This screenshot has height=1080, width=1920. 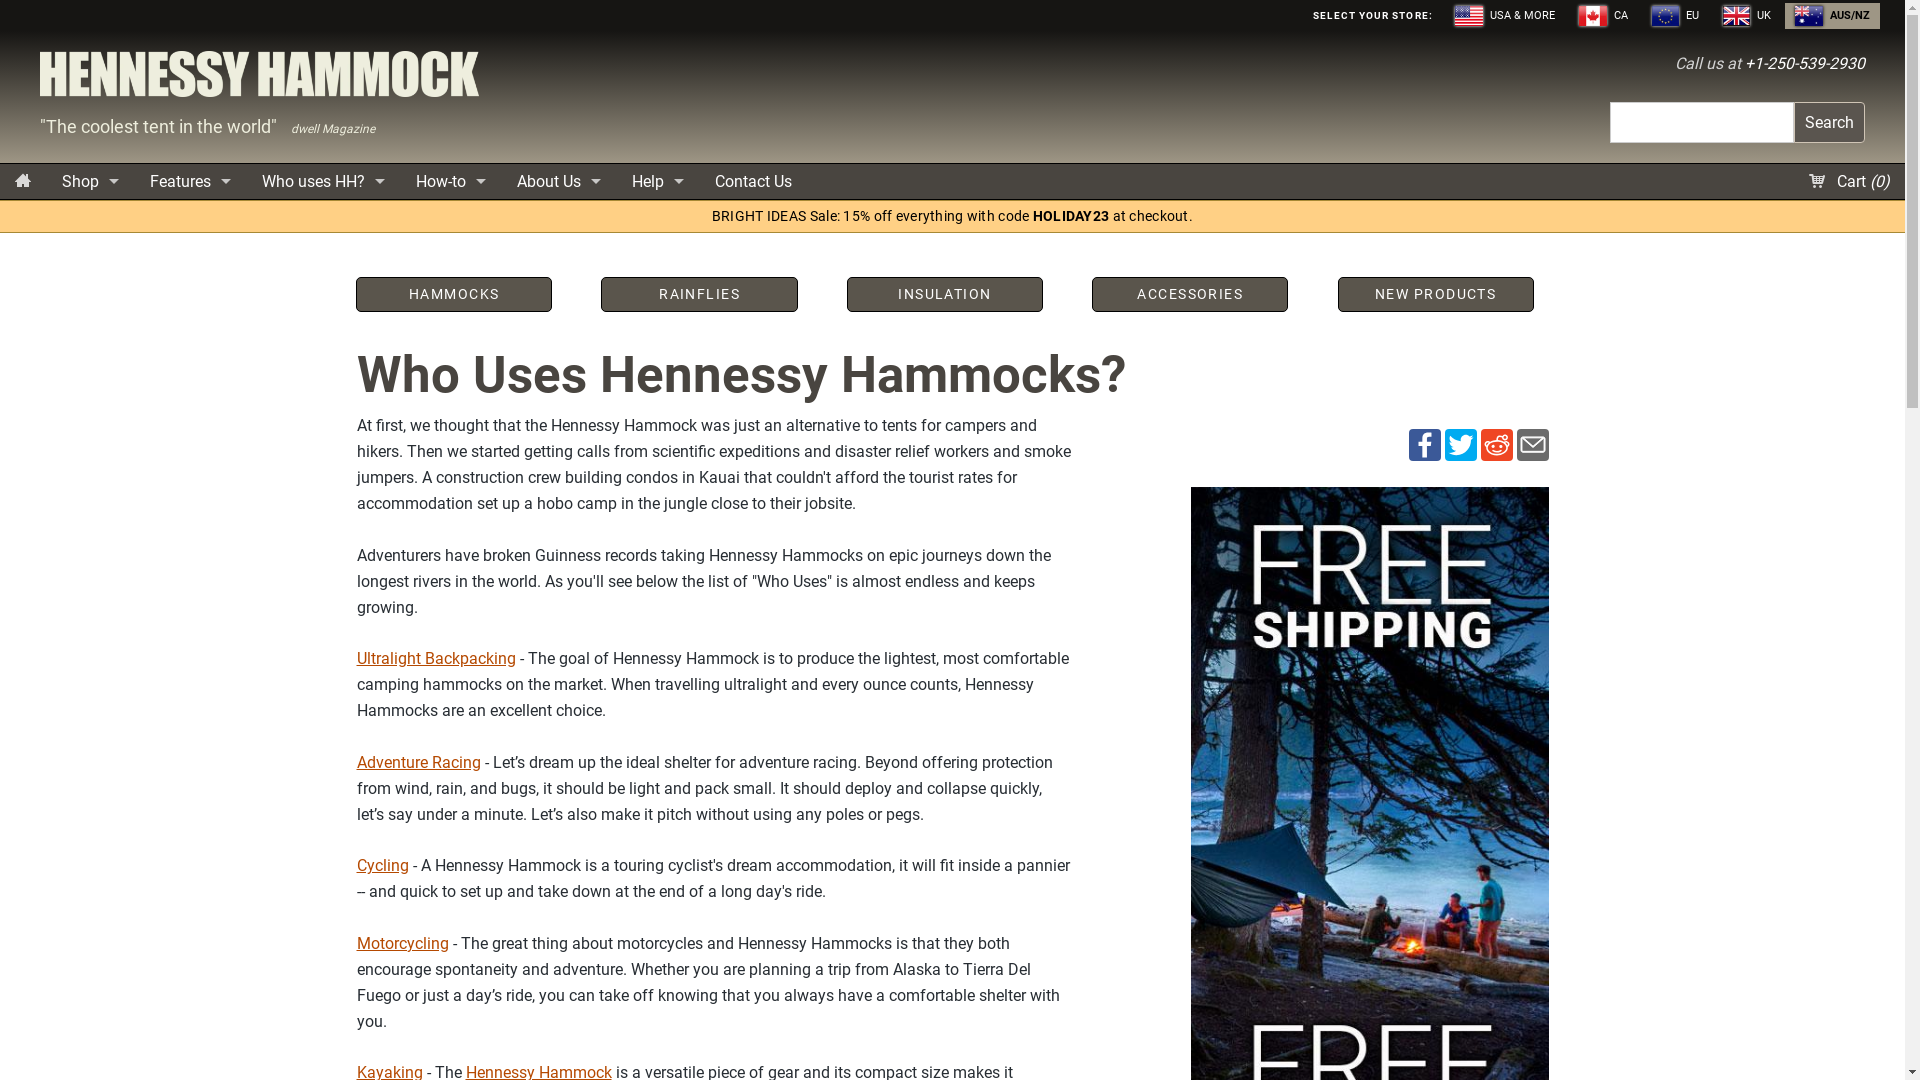 What do you see at coordinates (1829, 122) in the screenshot?
I see `'Search'` at bounding box center [1829, 122].